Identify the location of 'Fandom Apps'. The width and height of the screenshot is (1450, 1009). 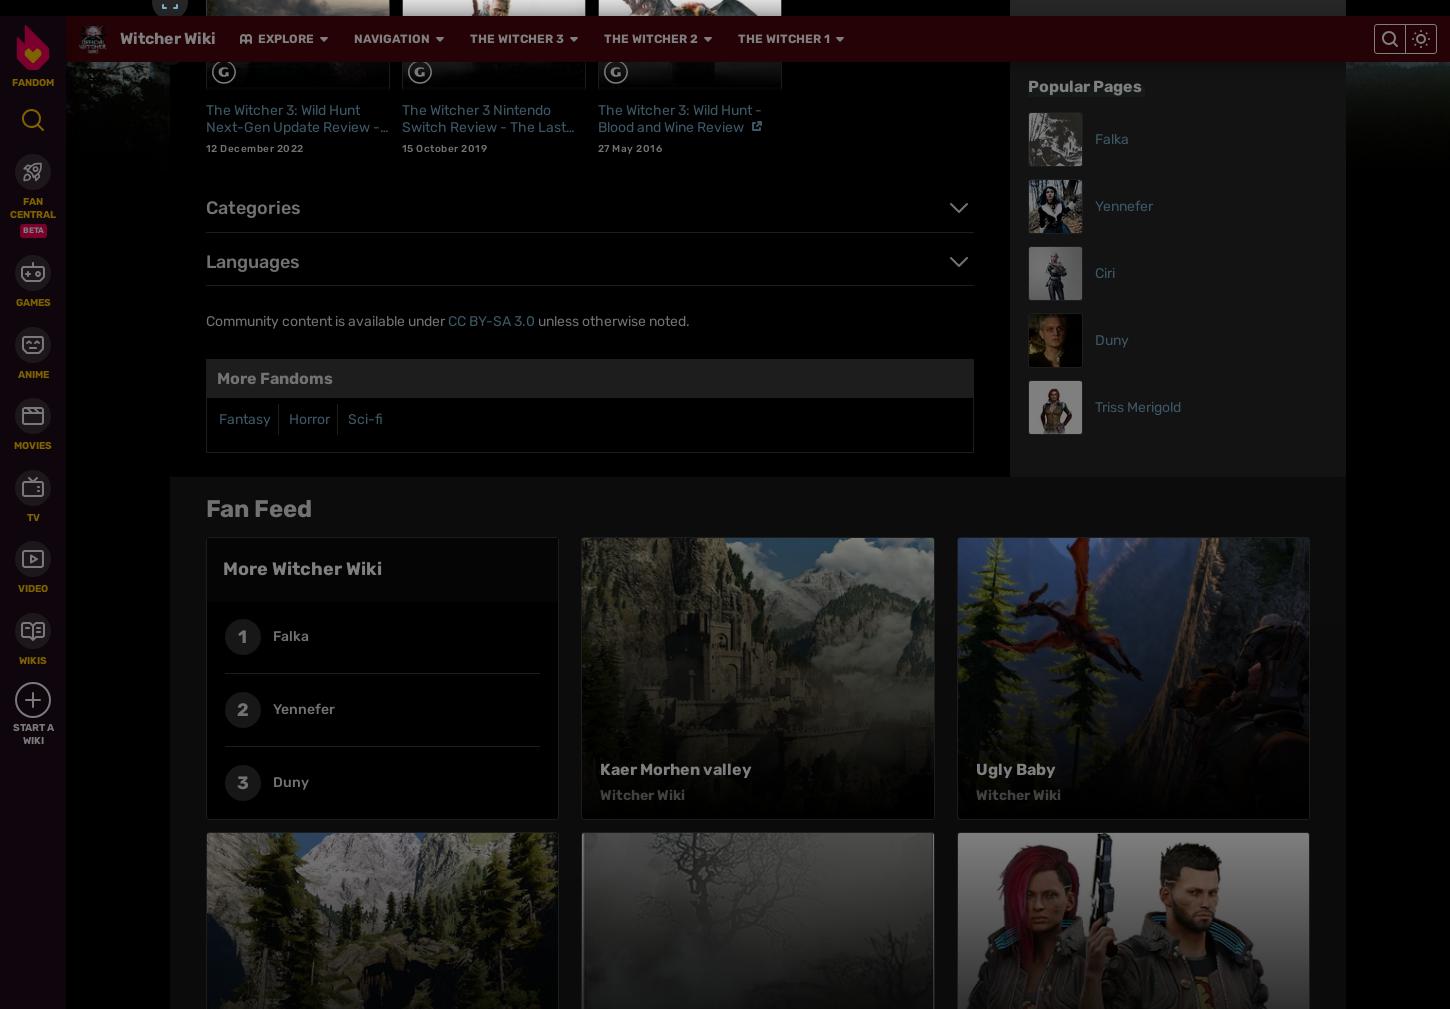
(1063, 580).